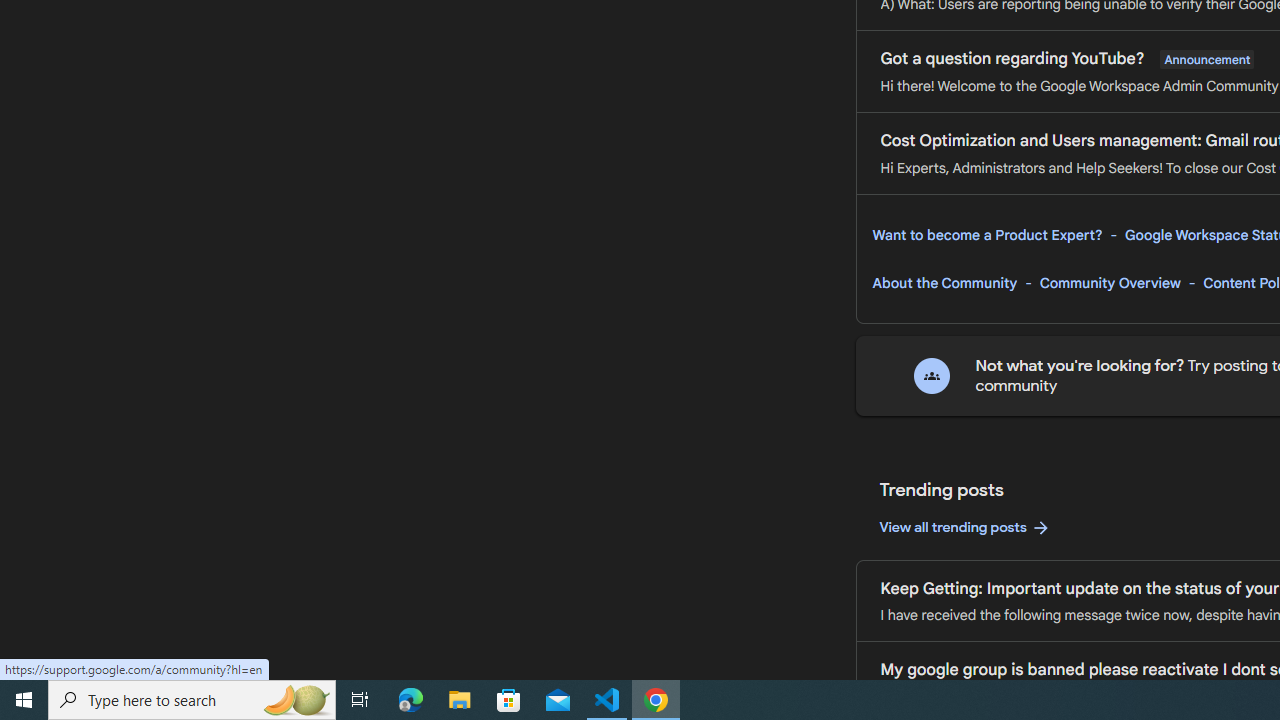 The image size is (1280, 720). I want to click on 'Community Overview', so click(1109, 283).